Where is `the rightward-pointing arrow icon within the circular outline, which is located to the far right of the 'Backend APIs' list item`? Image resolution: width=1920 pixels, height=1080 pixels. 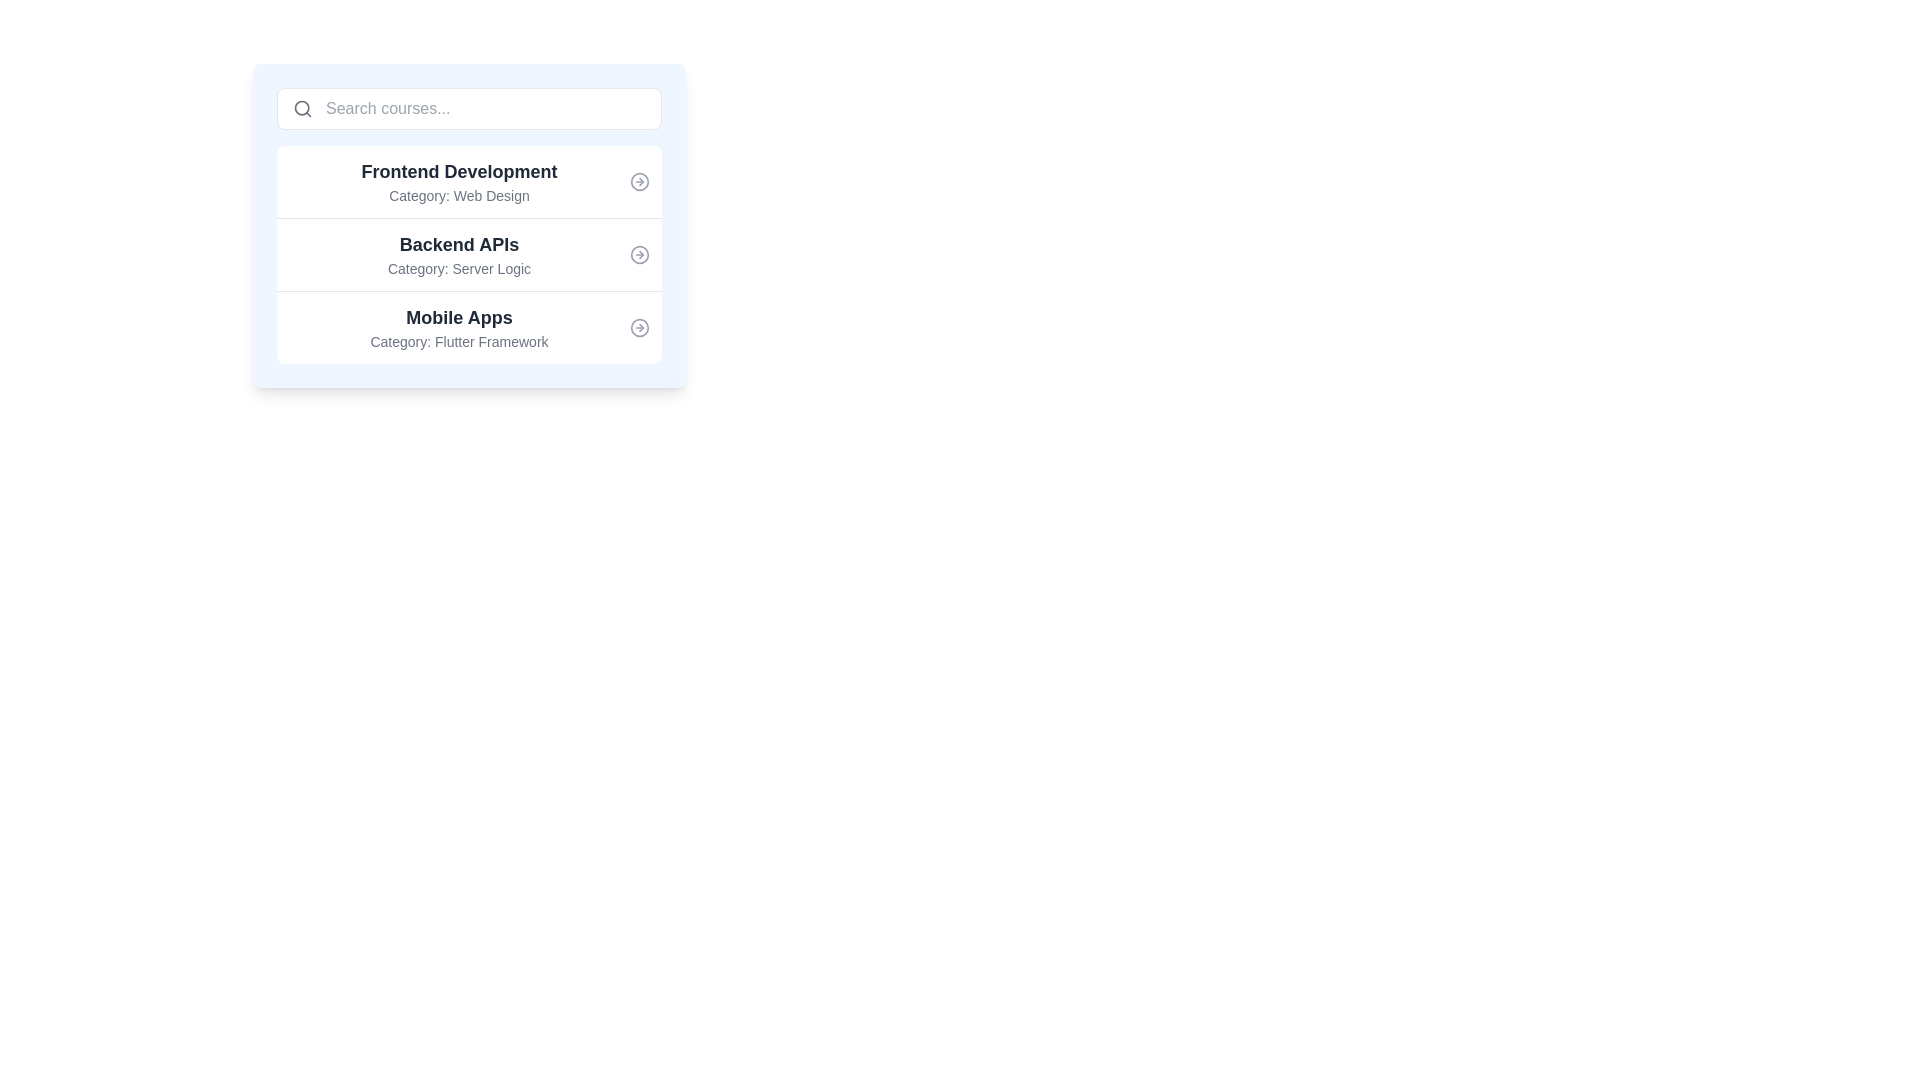
the rightward-pointing arrow icon within the circular outline, which is located to the far right of the 'Backend APIs' list item is located at coordinates (638, 253).